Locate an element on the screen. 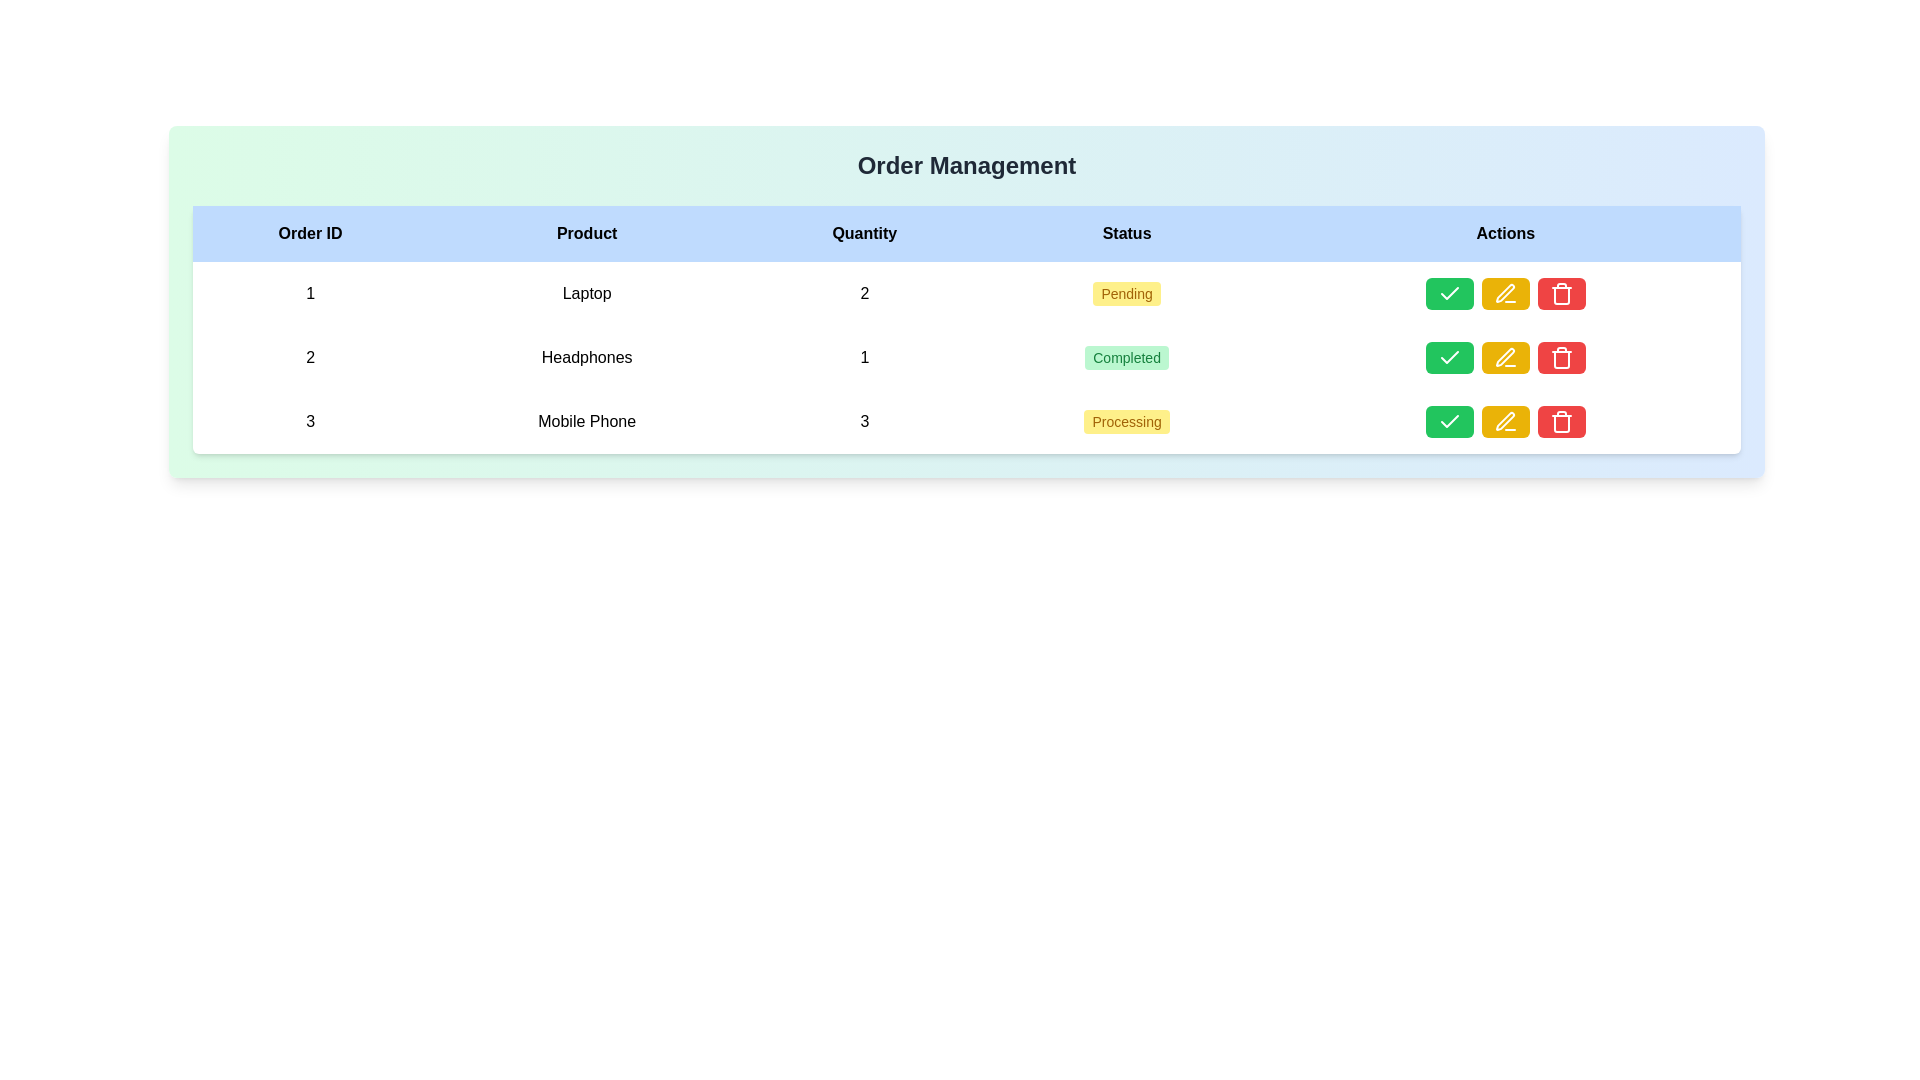 The image size is (1920, 1080). the pen icon button in the actions column of the second row to initiate editing is located at coordinates (1505, 293).